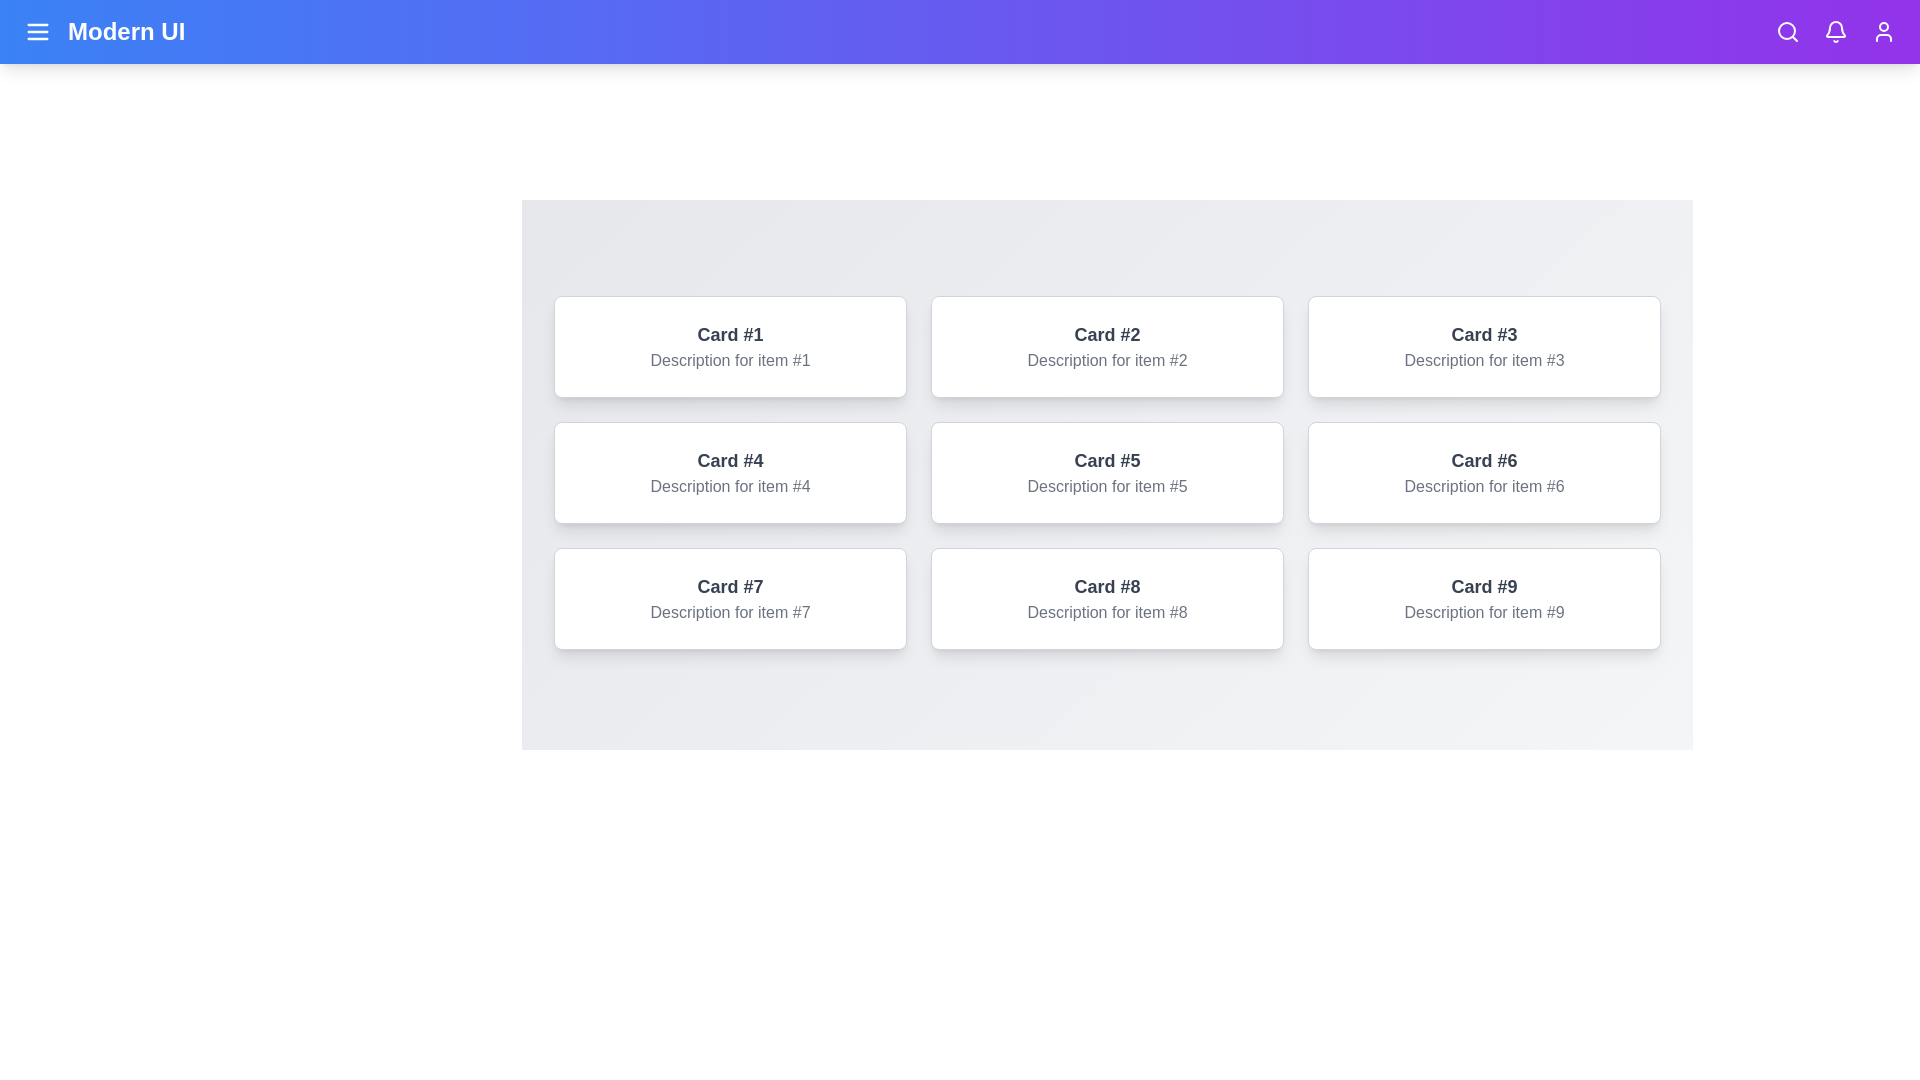 The width and height of the screenshot is (1920, 1080). Describe the element at coordinates (1882, 31) in the screenshot. I see `the user icon in the navigation bar` at that location.